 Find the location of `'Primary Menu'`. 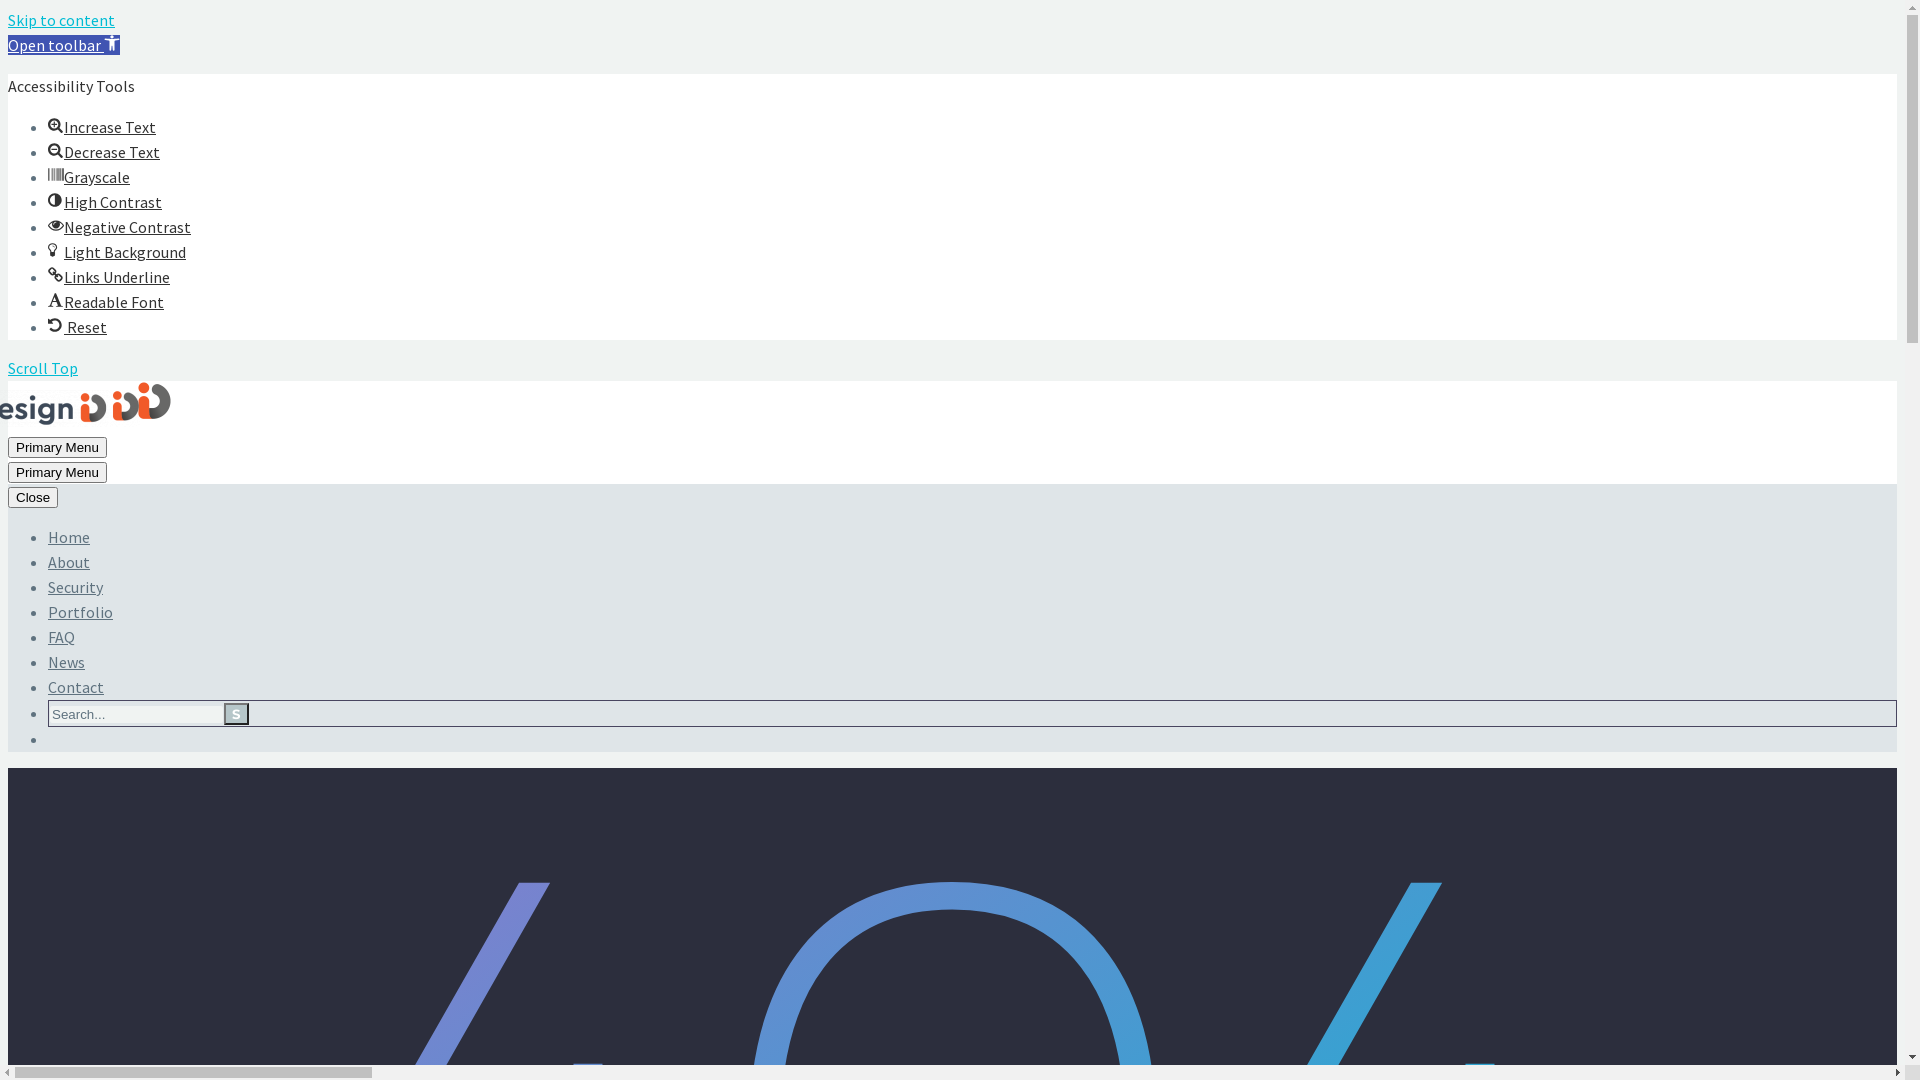

'Primary Menu' is located at coordinates (8, 472).